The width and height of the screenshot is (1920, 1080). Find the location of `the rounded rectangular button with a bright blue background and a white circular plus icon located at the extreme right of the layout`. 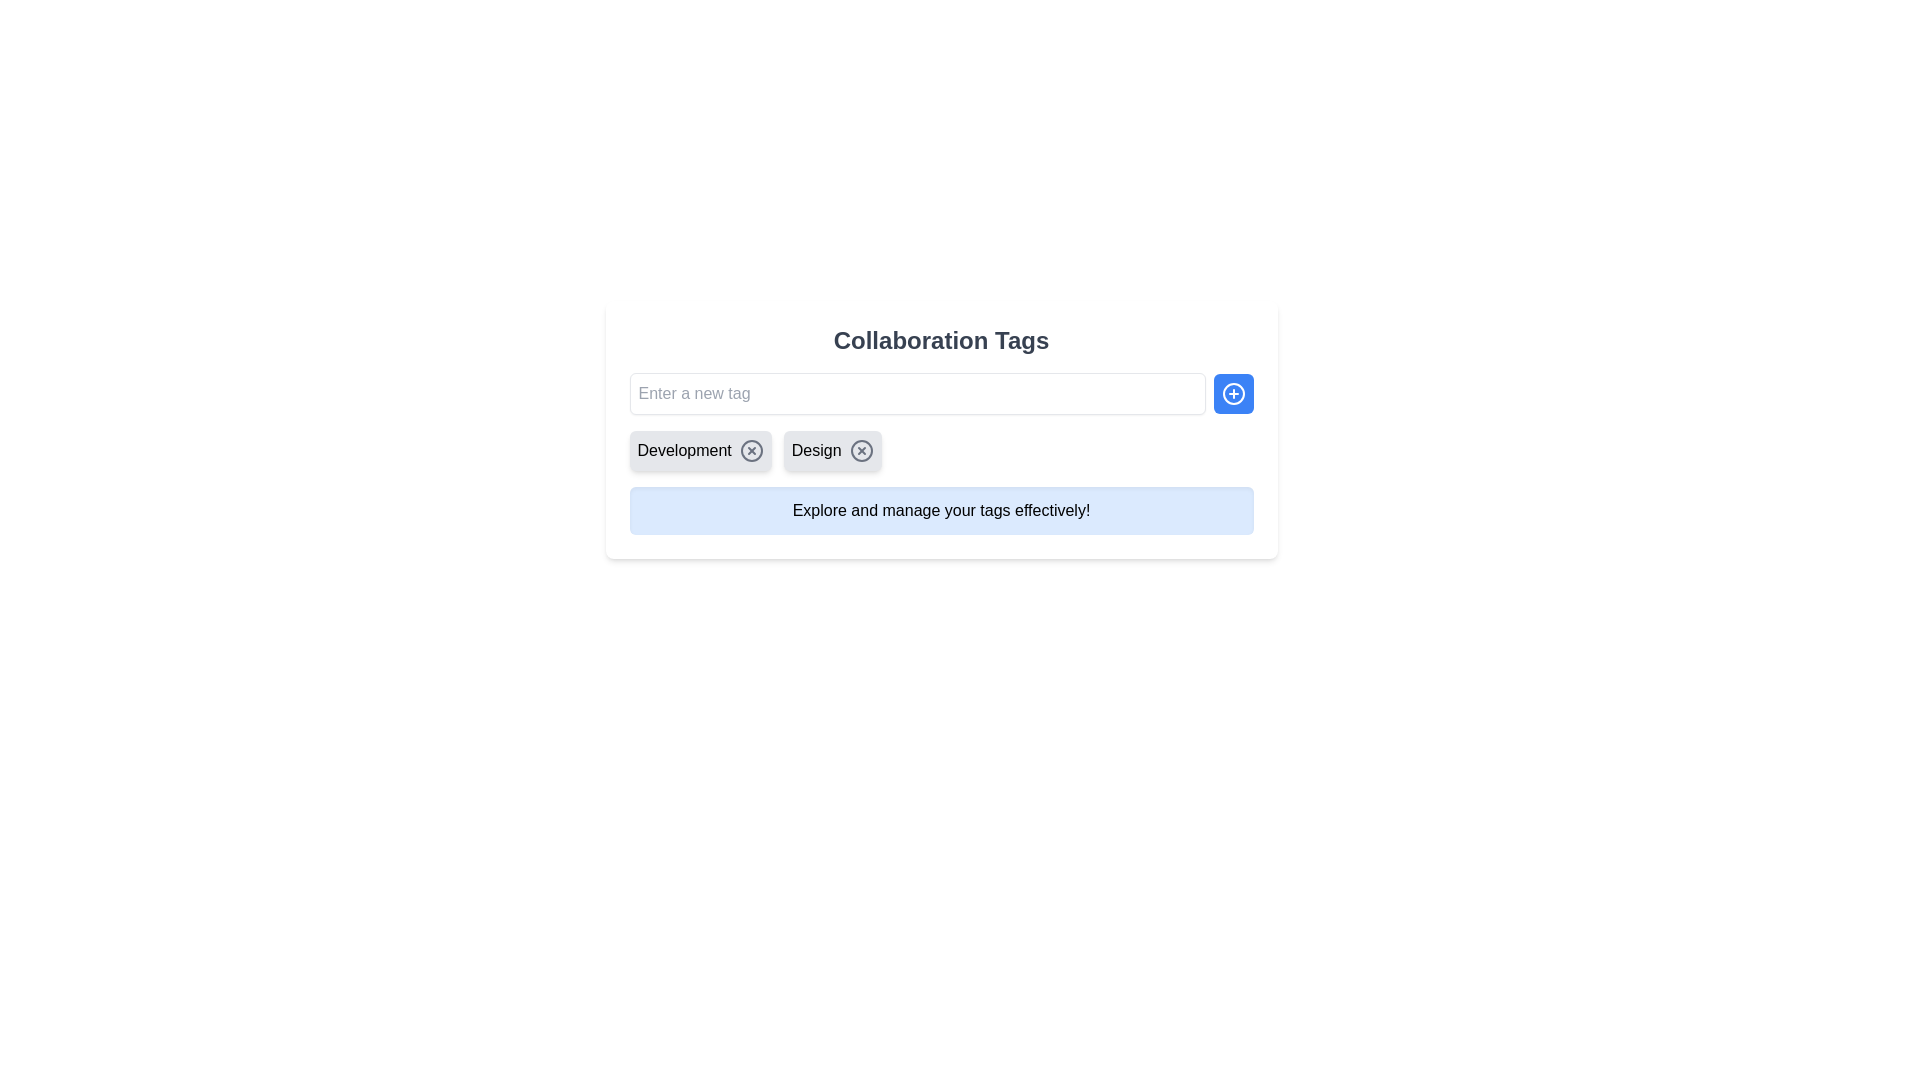

the rounded rectangular button with a bright blue background and a white circular plus icon located at the extreme right of the layout is located at coordinates (1232, 393).